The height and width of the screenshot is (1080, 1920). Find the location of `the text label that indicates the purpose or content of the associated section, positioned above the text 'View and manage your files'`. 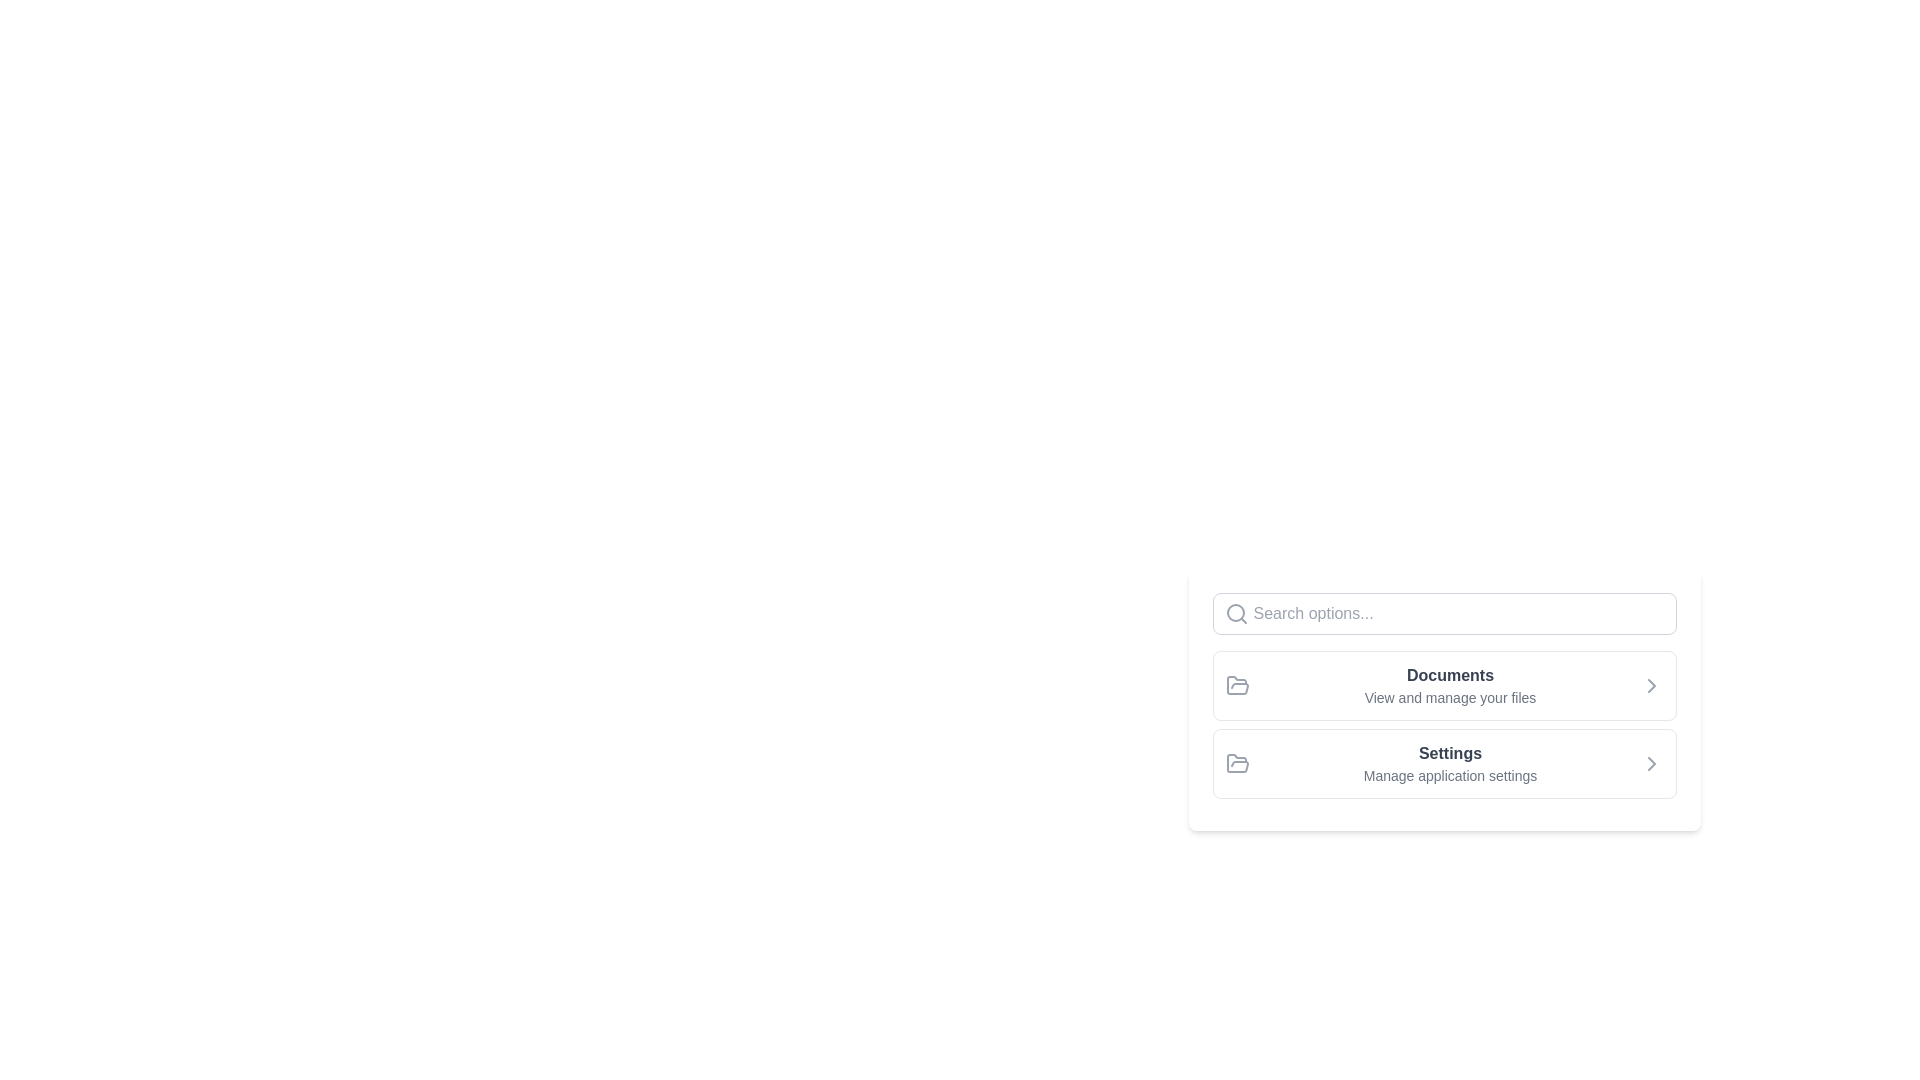

the text label that indicates the purpose or content of the associated section, positioned above the text 'View and manage your files' is located at coordinates (1450, 675).